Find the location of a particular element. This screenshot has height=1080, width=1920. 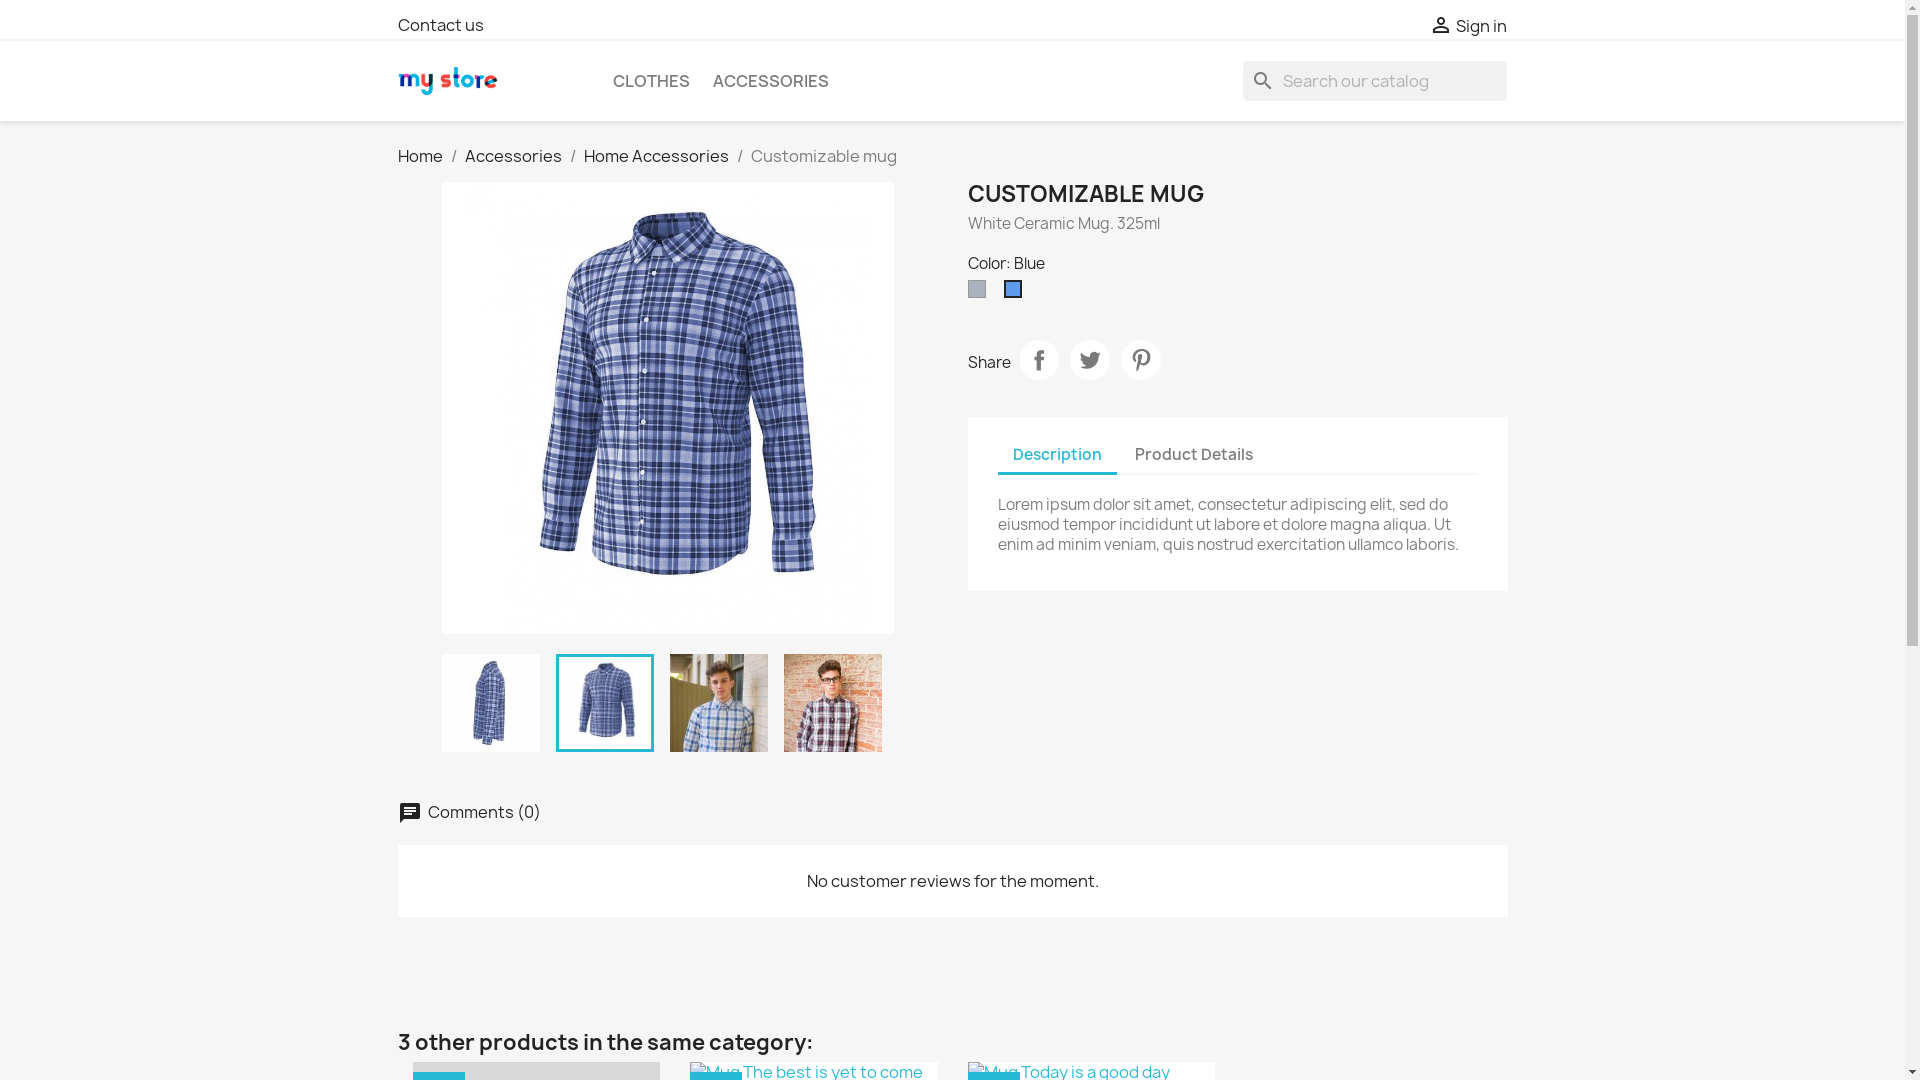

'Share' is located at coordinates (1037, 358).